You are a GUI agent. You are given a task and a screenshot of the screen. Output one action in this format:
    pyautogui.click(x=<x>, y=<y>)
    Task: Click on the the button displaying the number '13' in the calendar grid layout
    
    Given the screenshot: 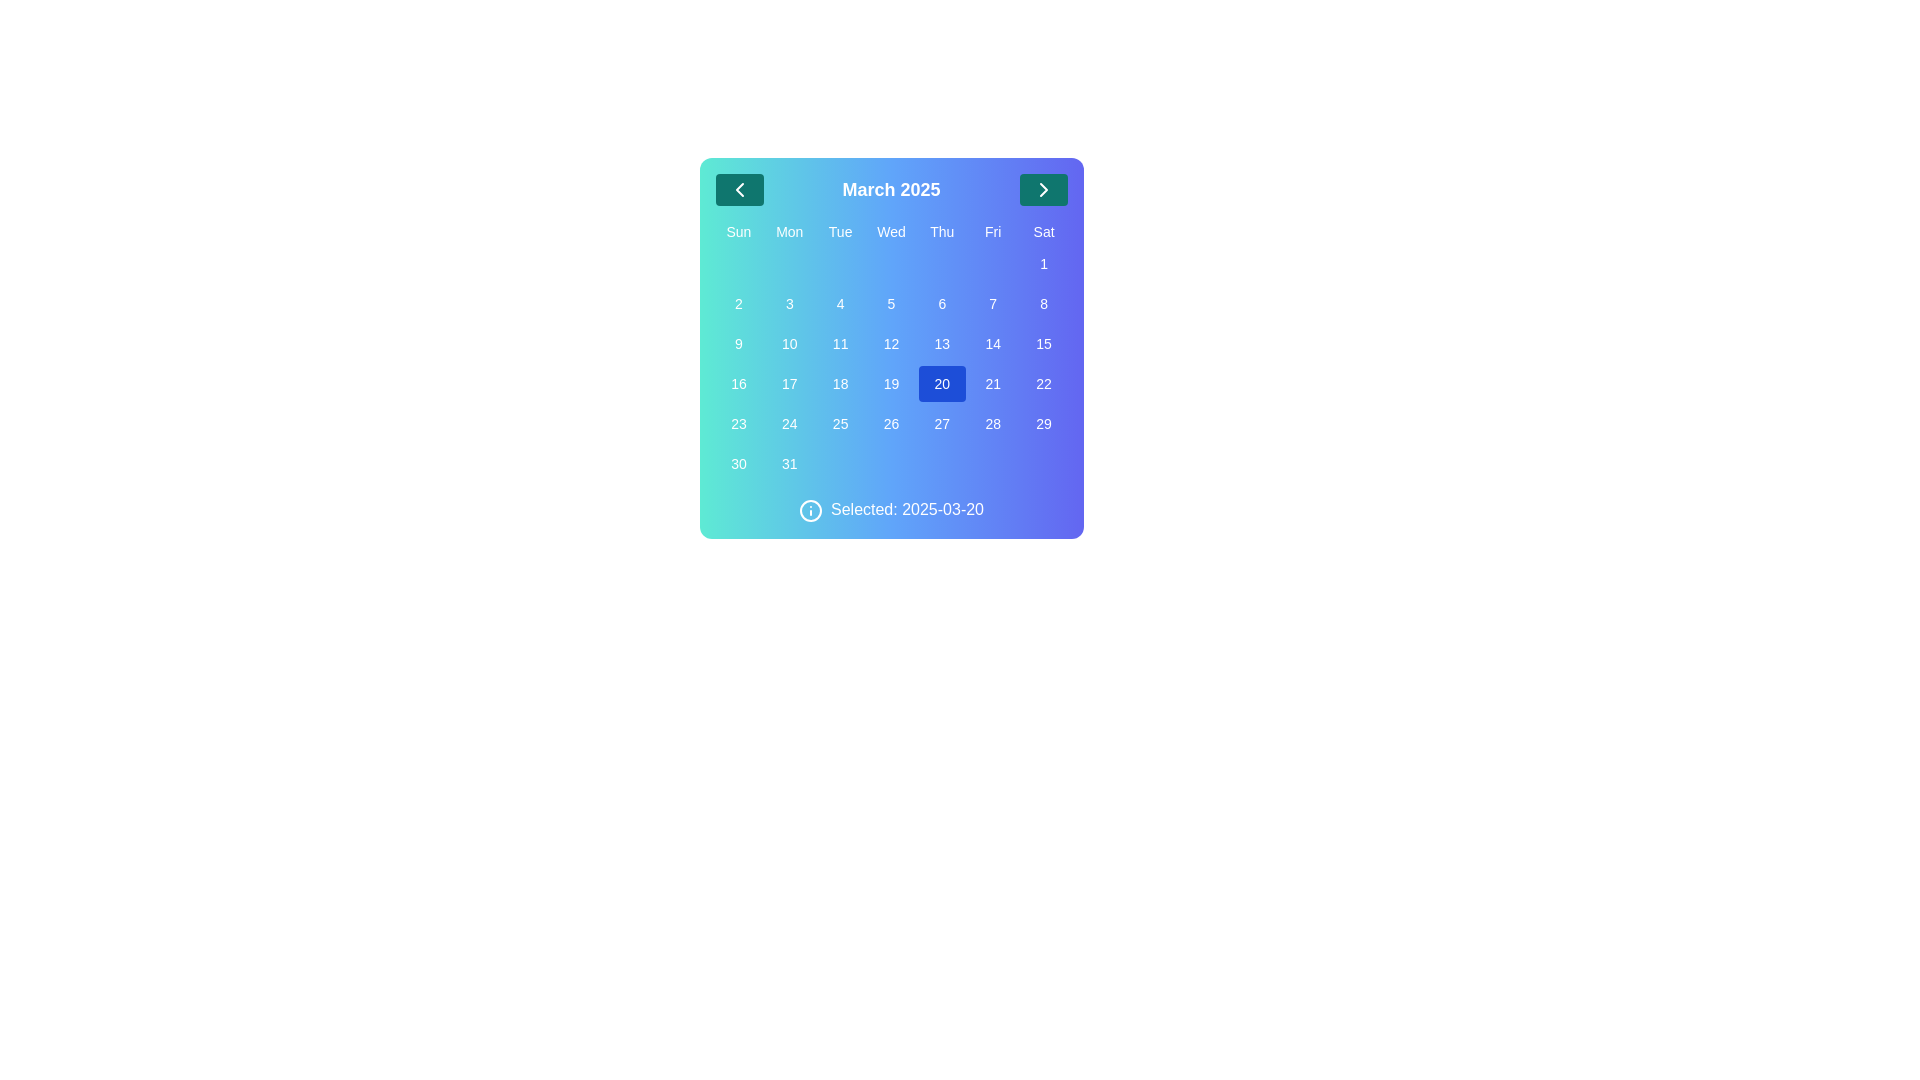 What is the action you would take?
    pyautogui.click(x=941, y=342)
    